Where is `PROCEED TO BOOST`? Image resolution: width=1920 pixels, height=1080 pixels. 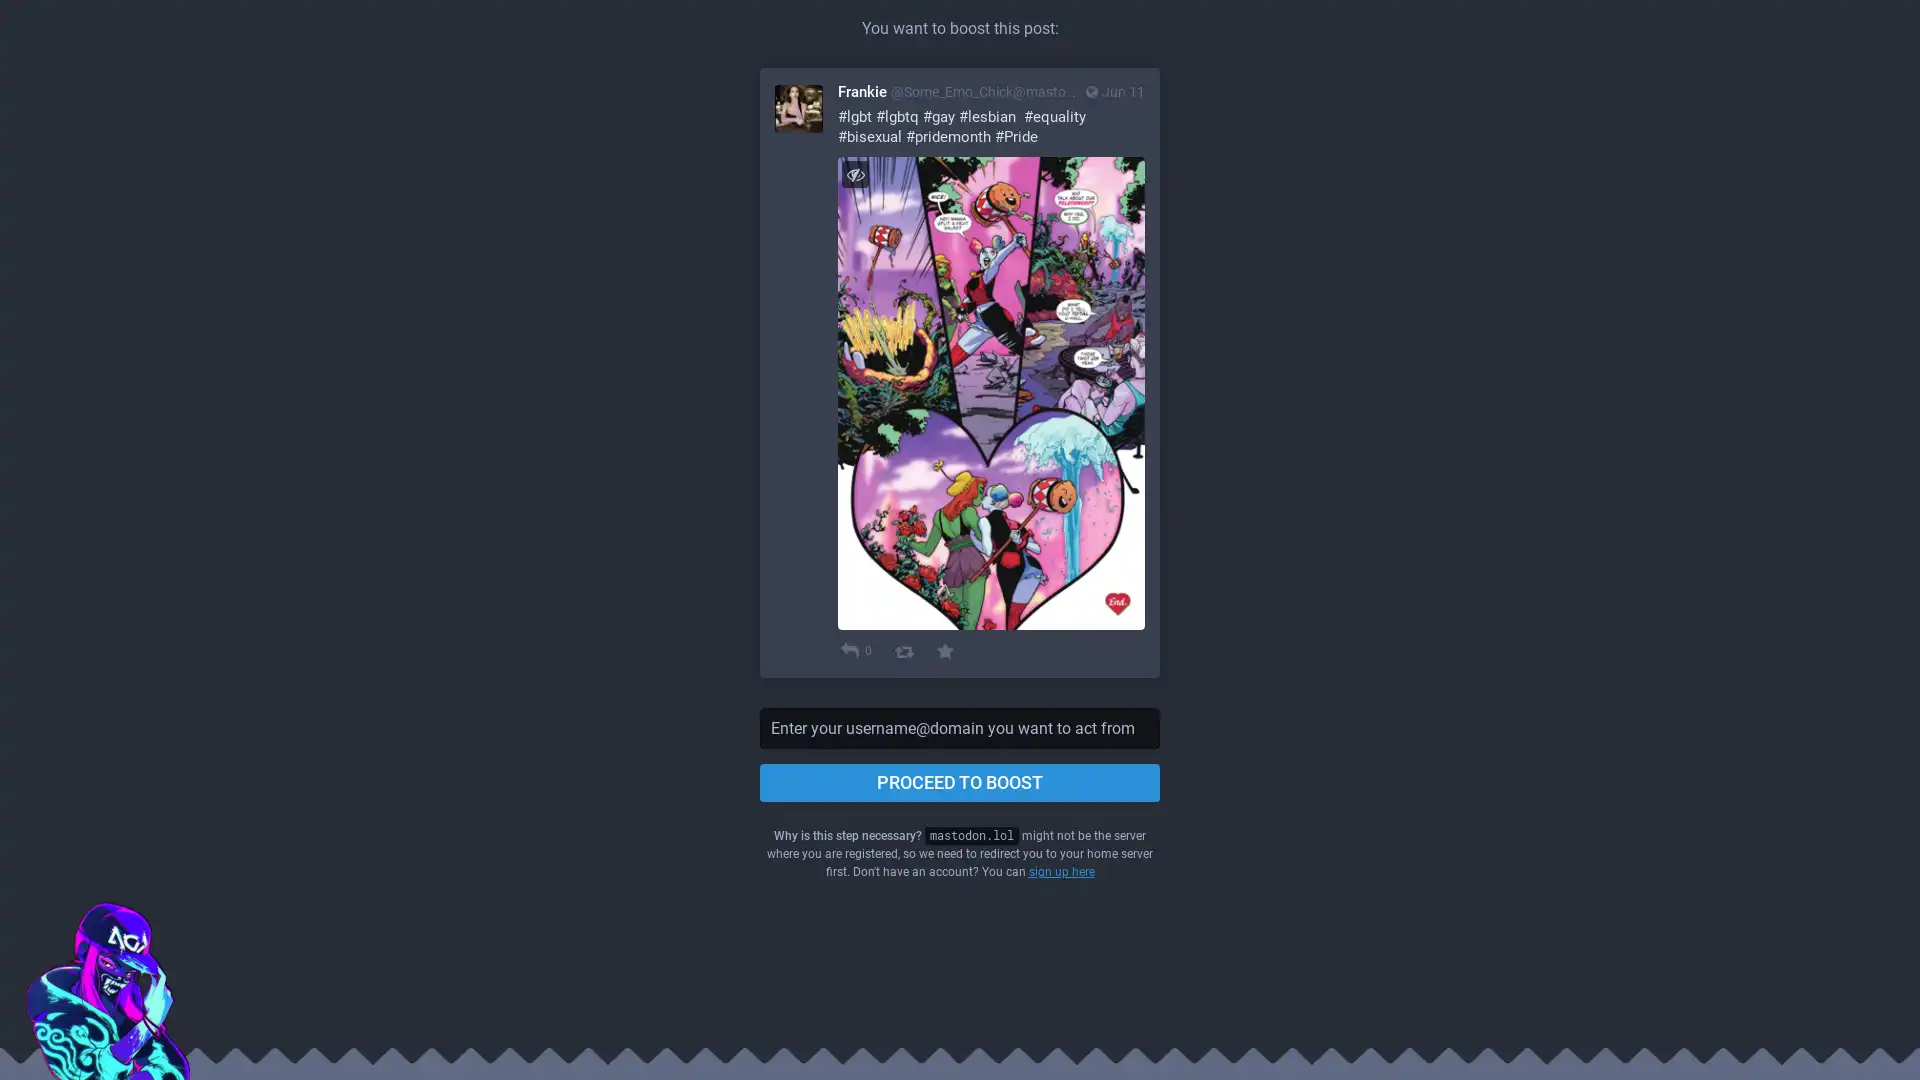
PROCEED TO BOOST is located at coordinates (960, 782).